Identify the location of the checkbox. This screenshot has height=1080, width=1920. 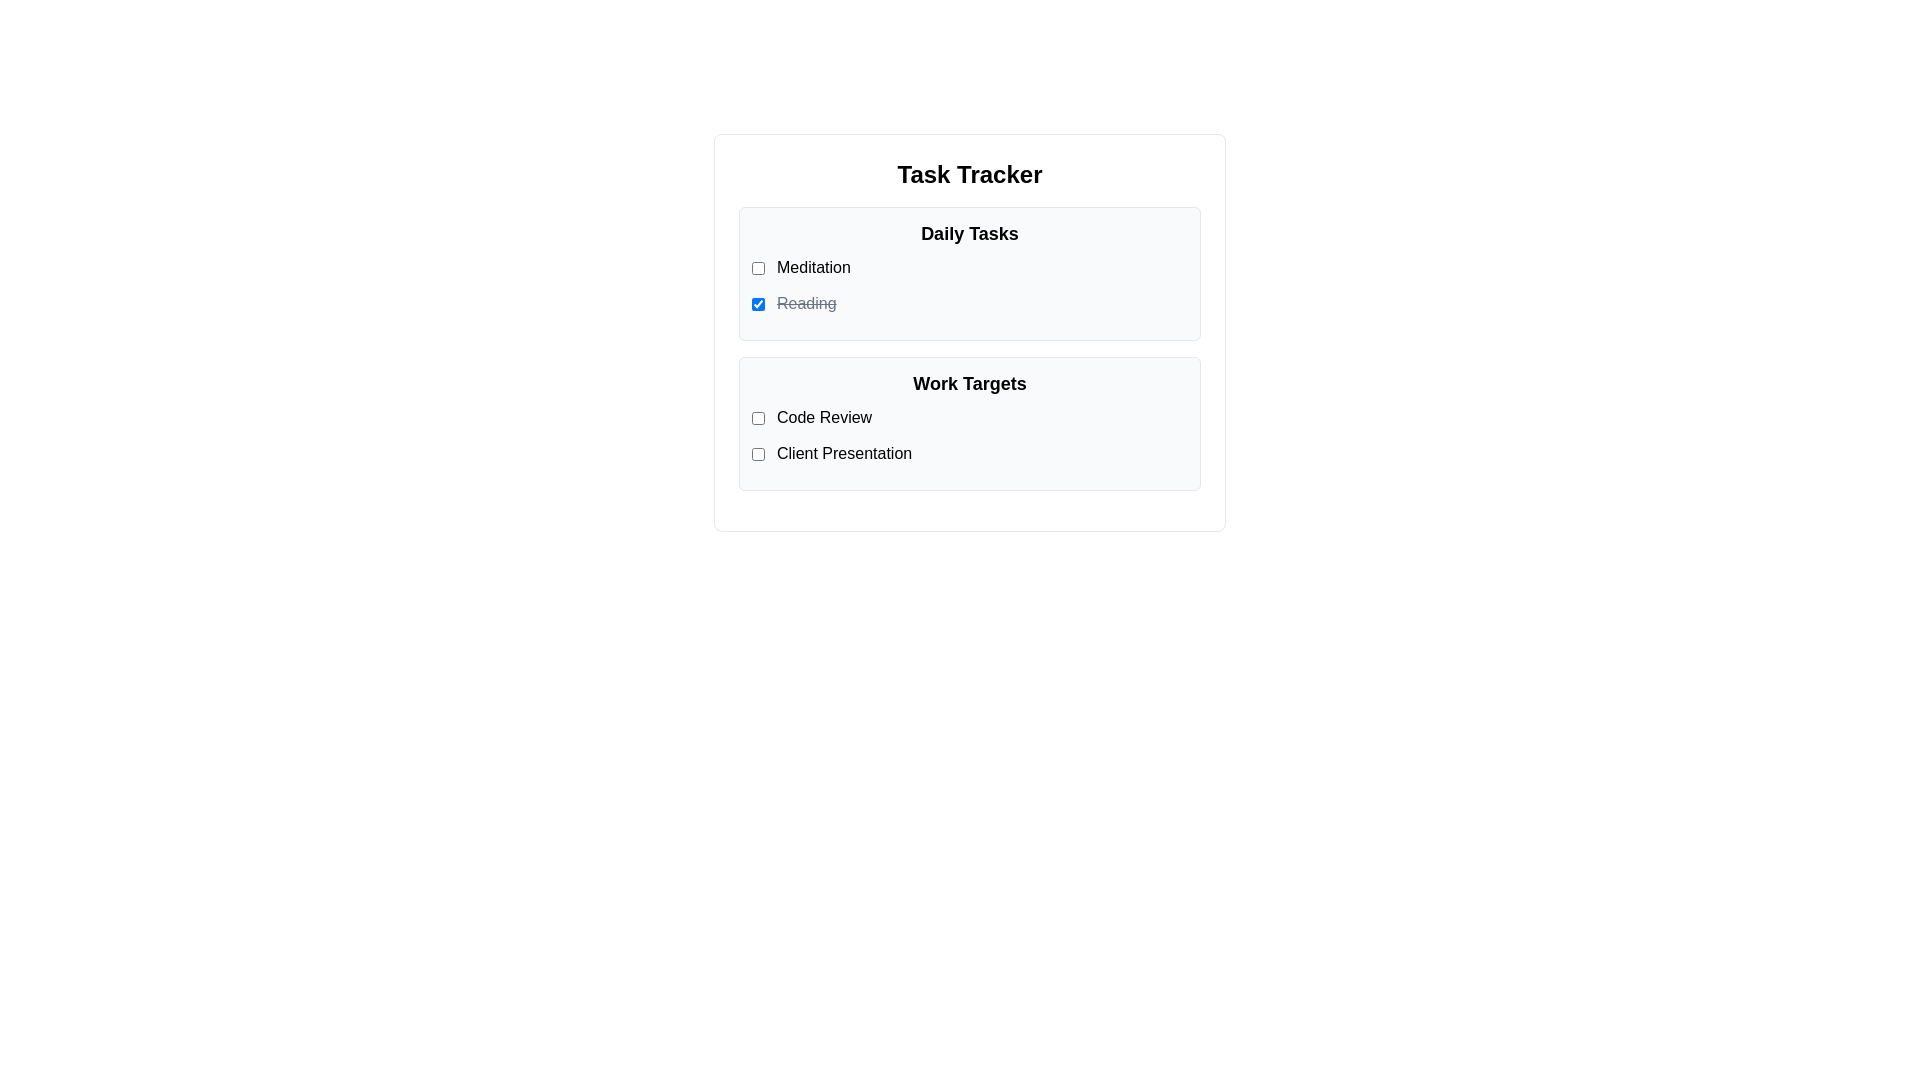
(757, 416).